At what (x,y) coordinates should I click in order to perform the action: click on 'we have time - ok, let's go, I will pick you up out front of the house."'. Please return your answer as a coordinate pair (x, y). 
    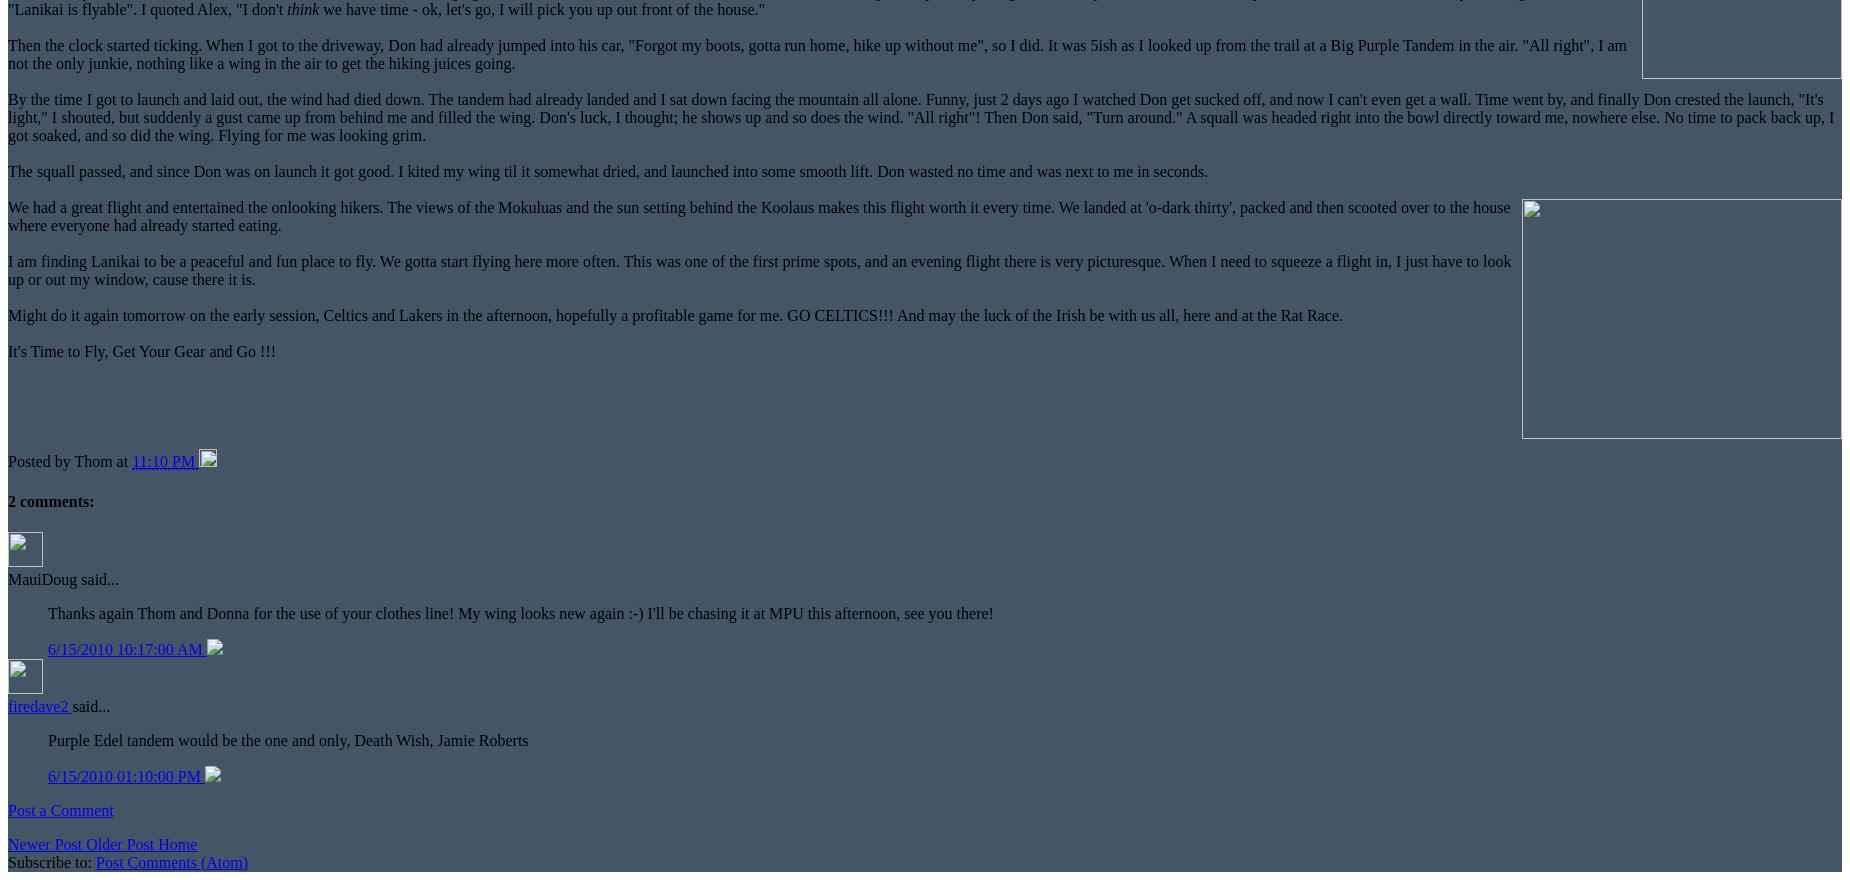
    Looking at the image, I should click on (544, 8).